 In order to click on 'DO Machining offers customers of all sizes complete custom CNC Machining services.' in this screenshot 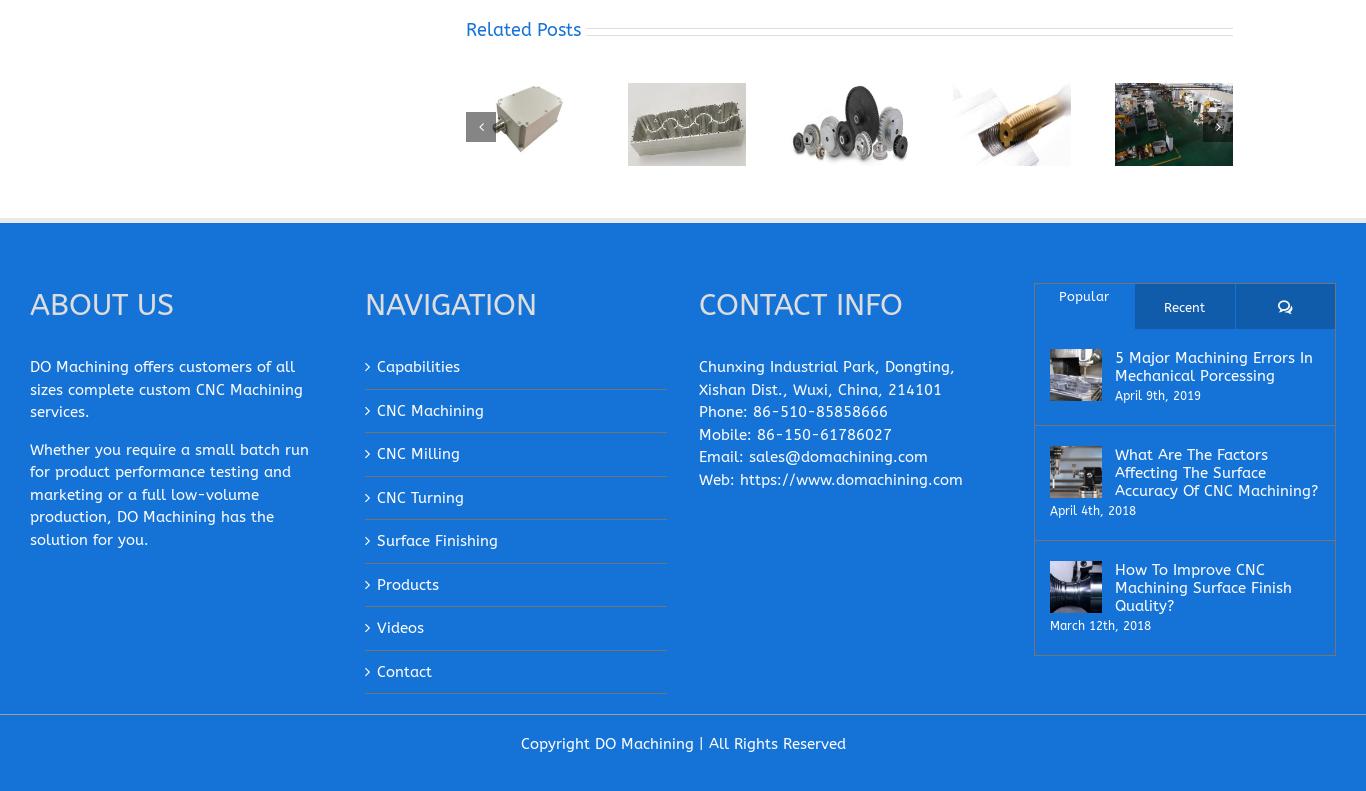, I will do `click(30, 390)`.